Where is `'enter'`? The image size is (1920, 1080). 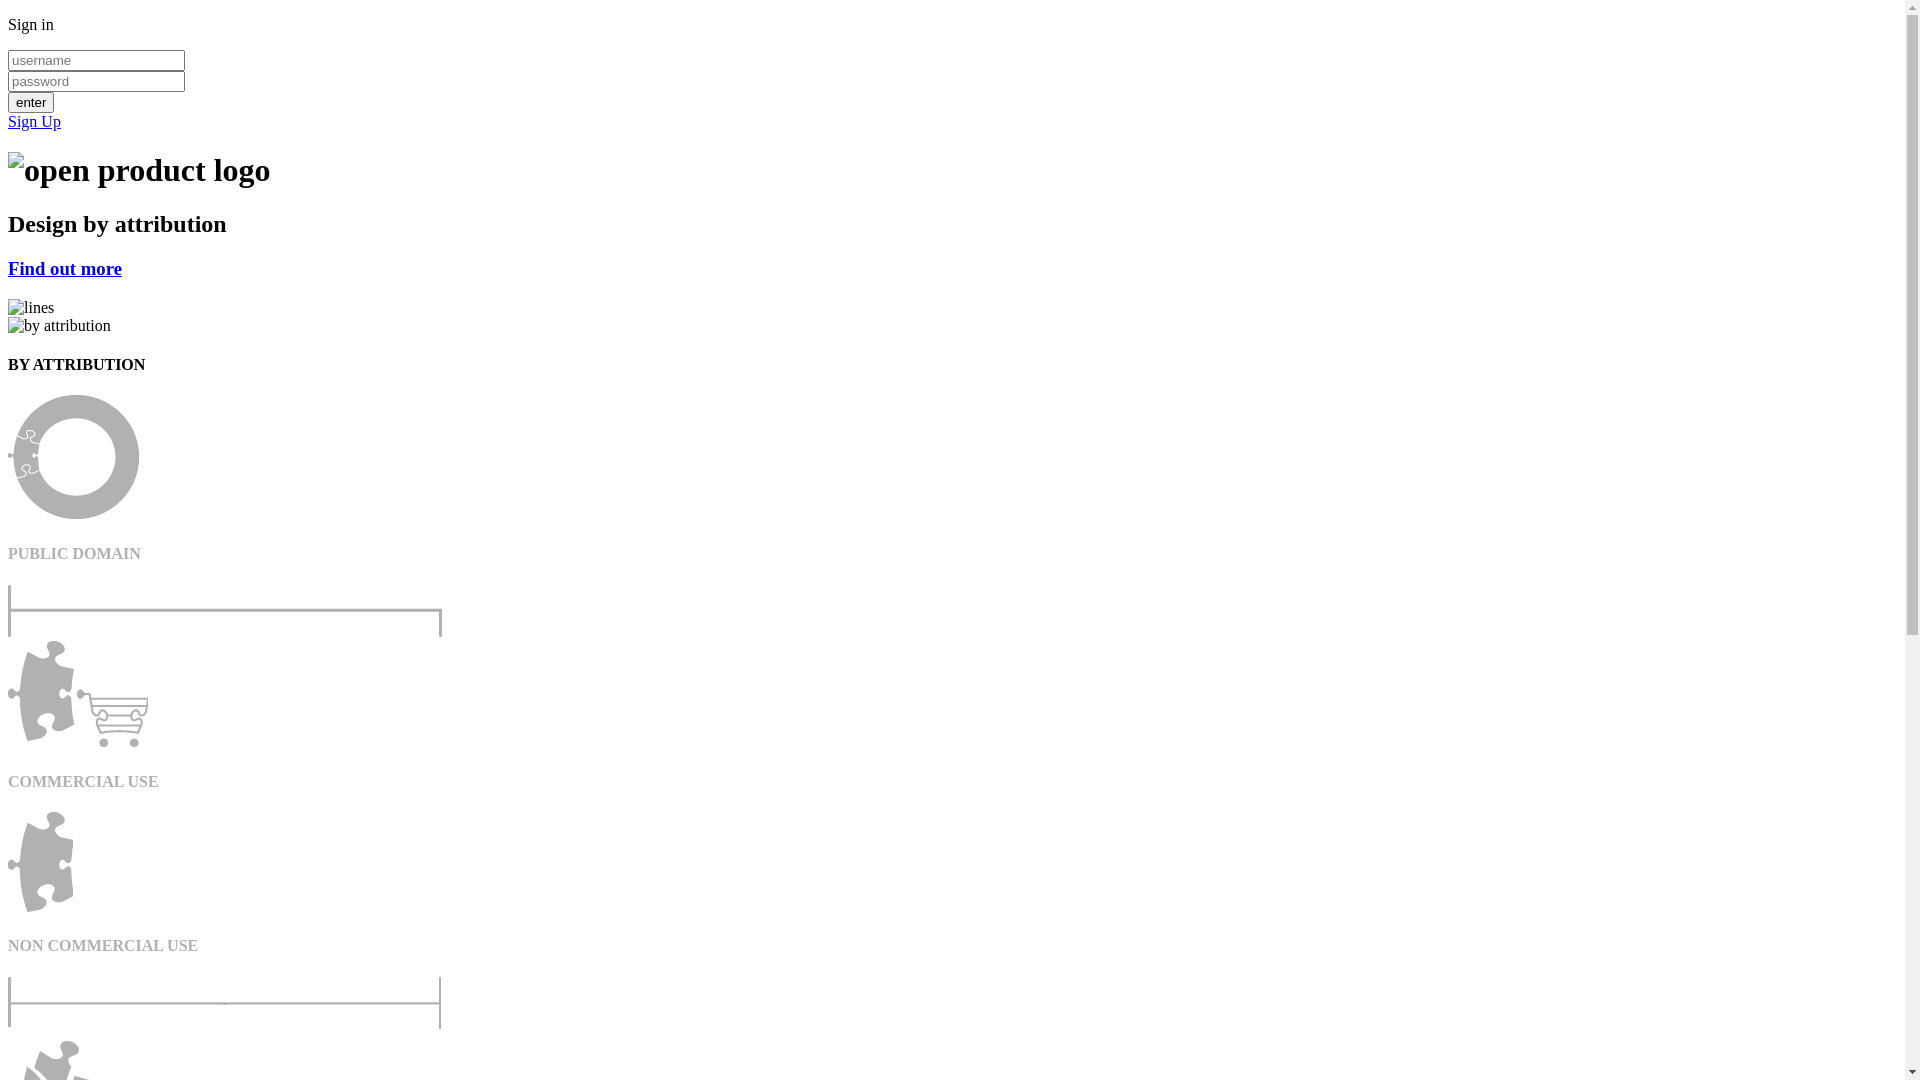 'enter' is located at coordinates (30, 102).